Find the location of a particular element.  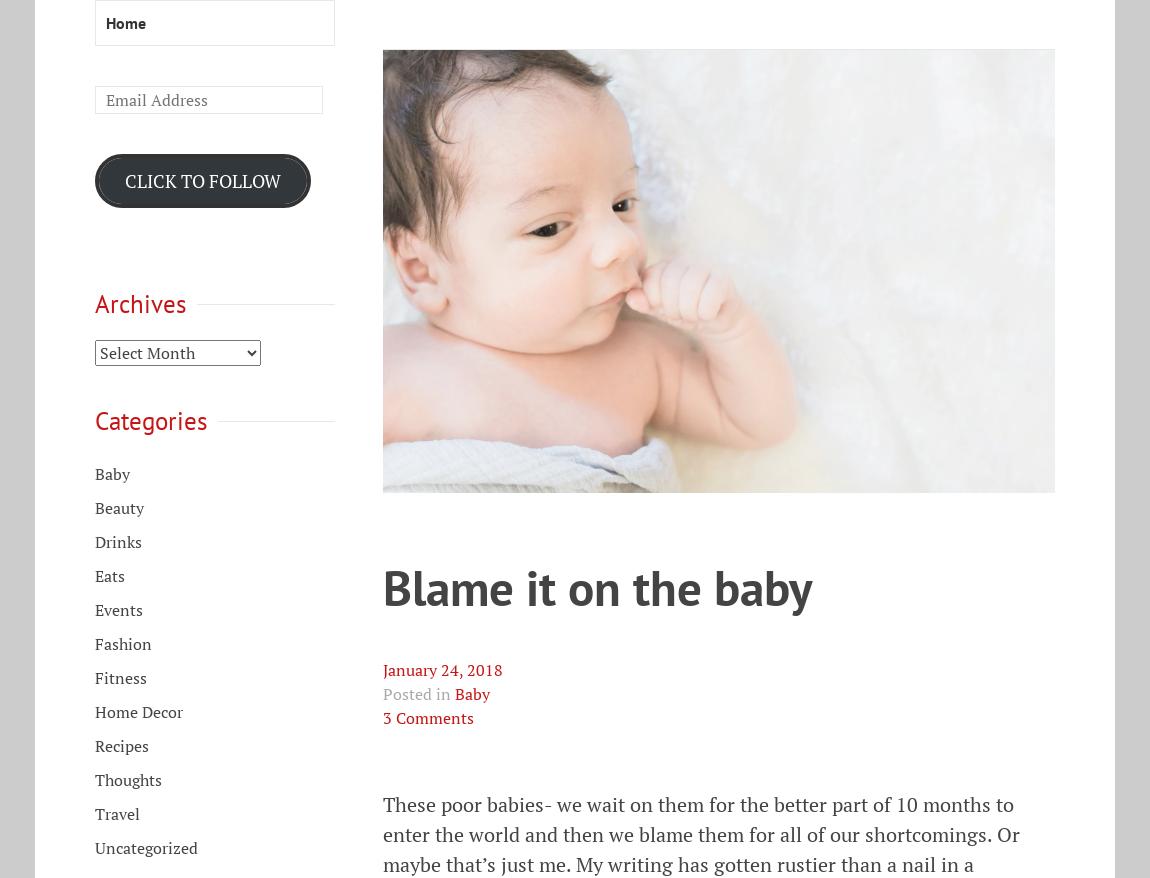

'Recipes' is located at coordinates (121, 745).